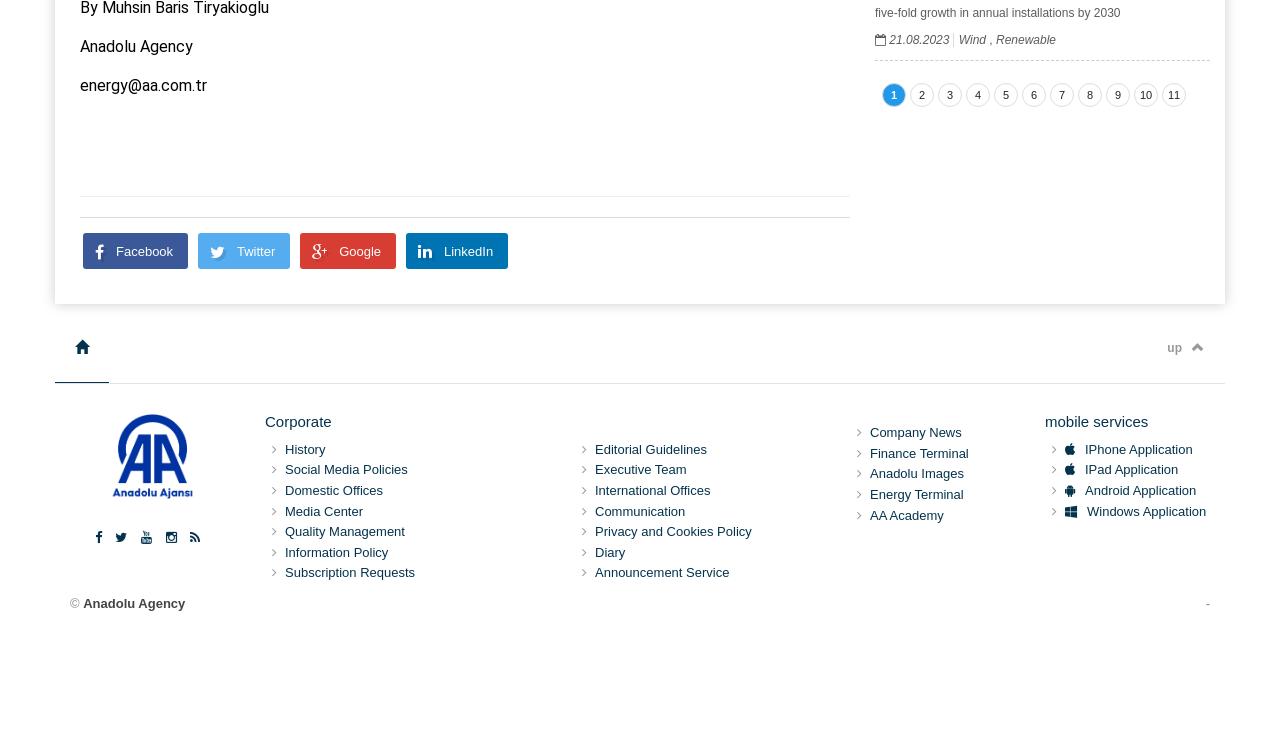 The width and height of the screenshot is (1280, 731). What do you see at coordinates (359, 249) in the screenshot?
I see `'Google'` at bounding box center [359, 249].